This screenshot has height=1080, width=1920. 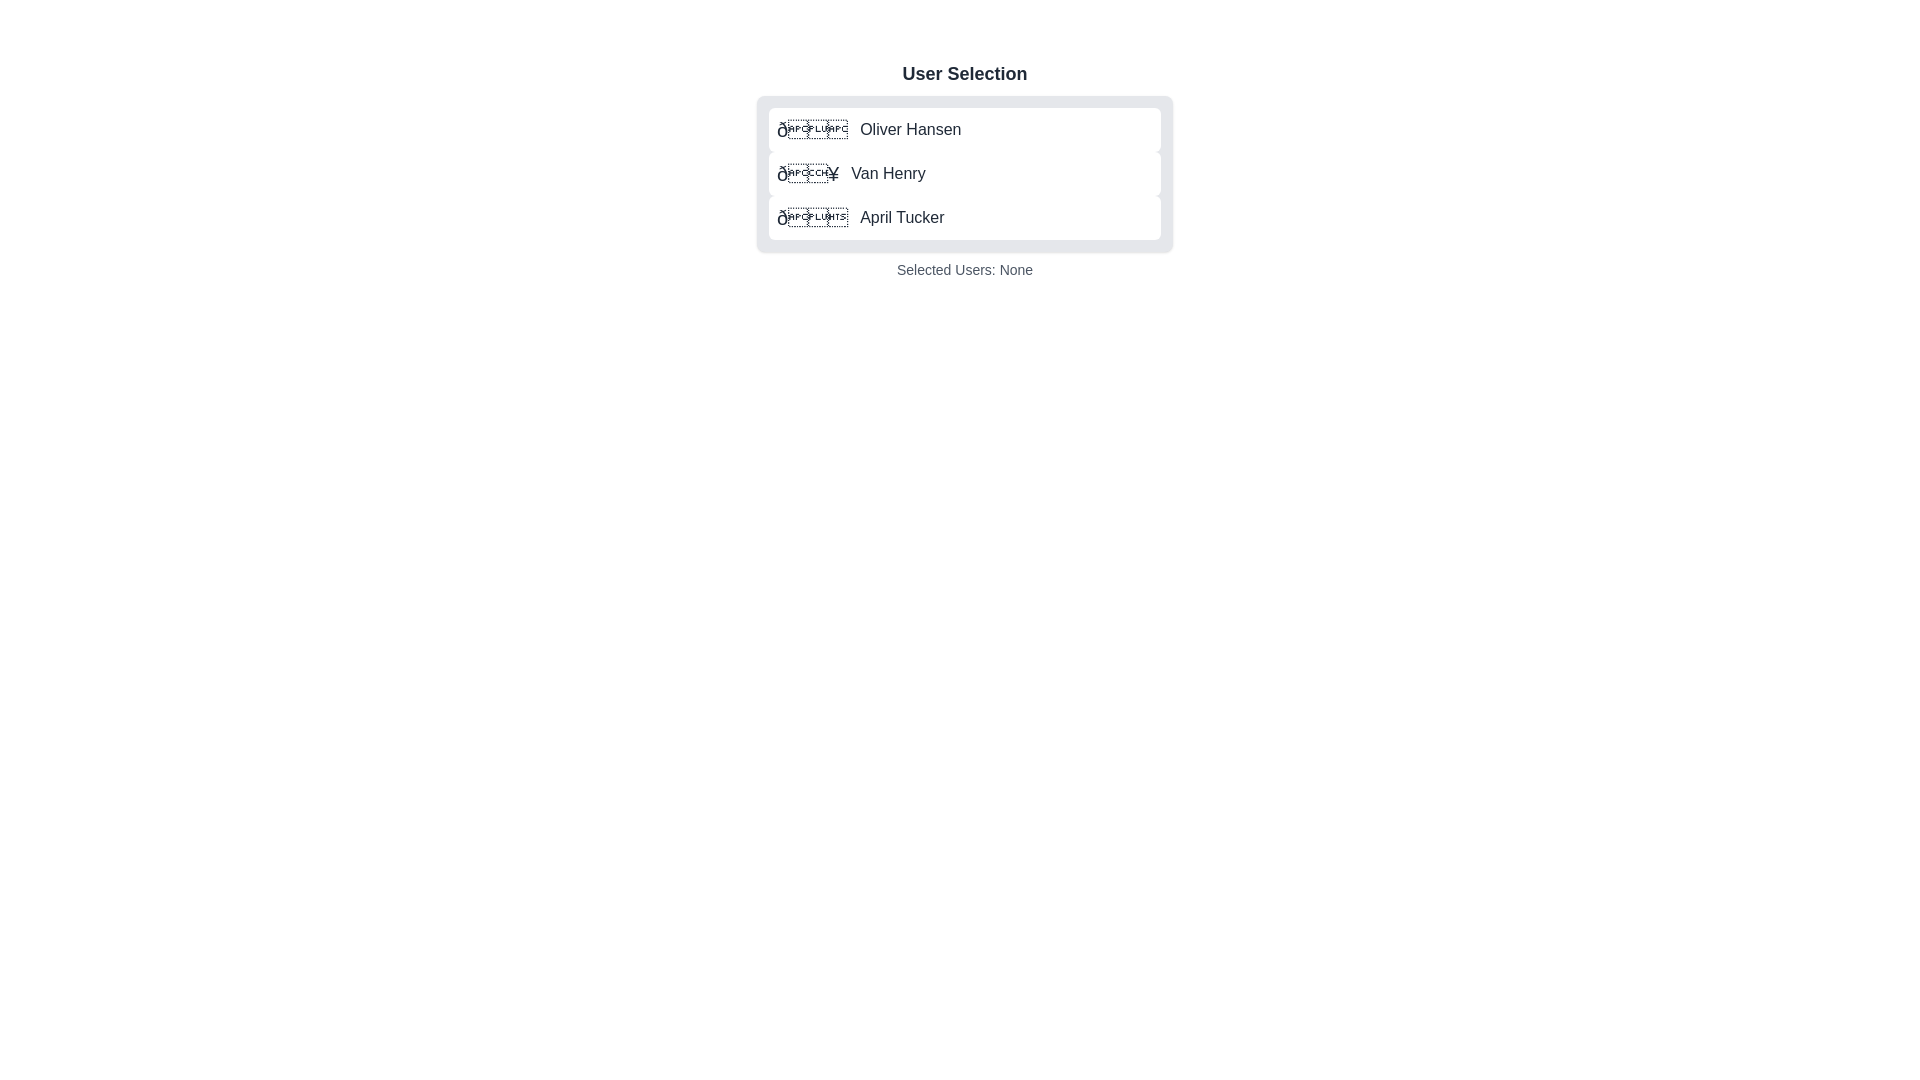 What do you see at coordinates (964, 130) in the screenshot?
I see `the first interactive list item located at the top of the vertical list` at bounding box center [964, 130].